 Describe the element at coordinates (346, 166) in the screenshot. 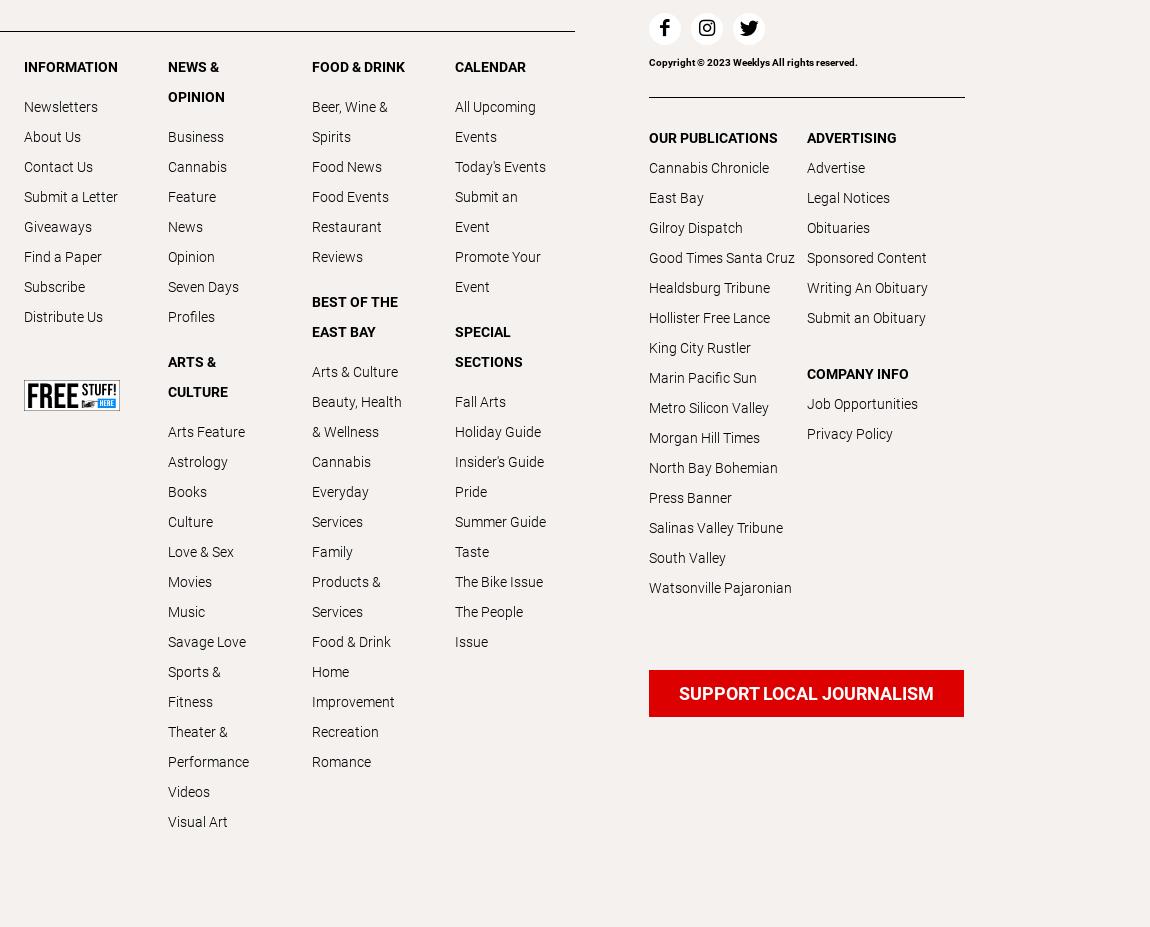

I see `'Food News'` at that location.